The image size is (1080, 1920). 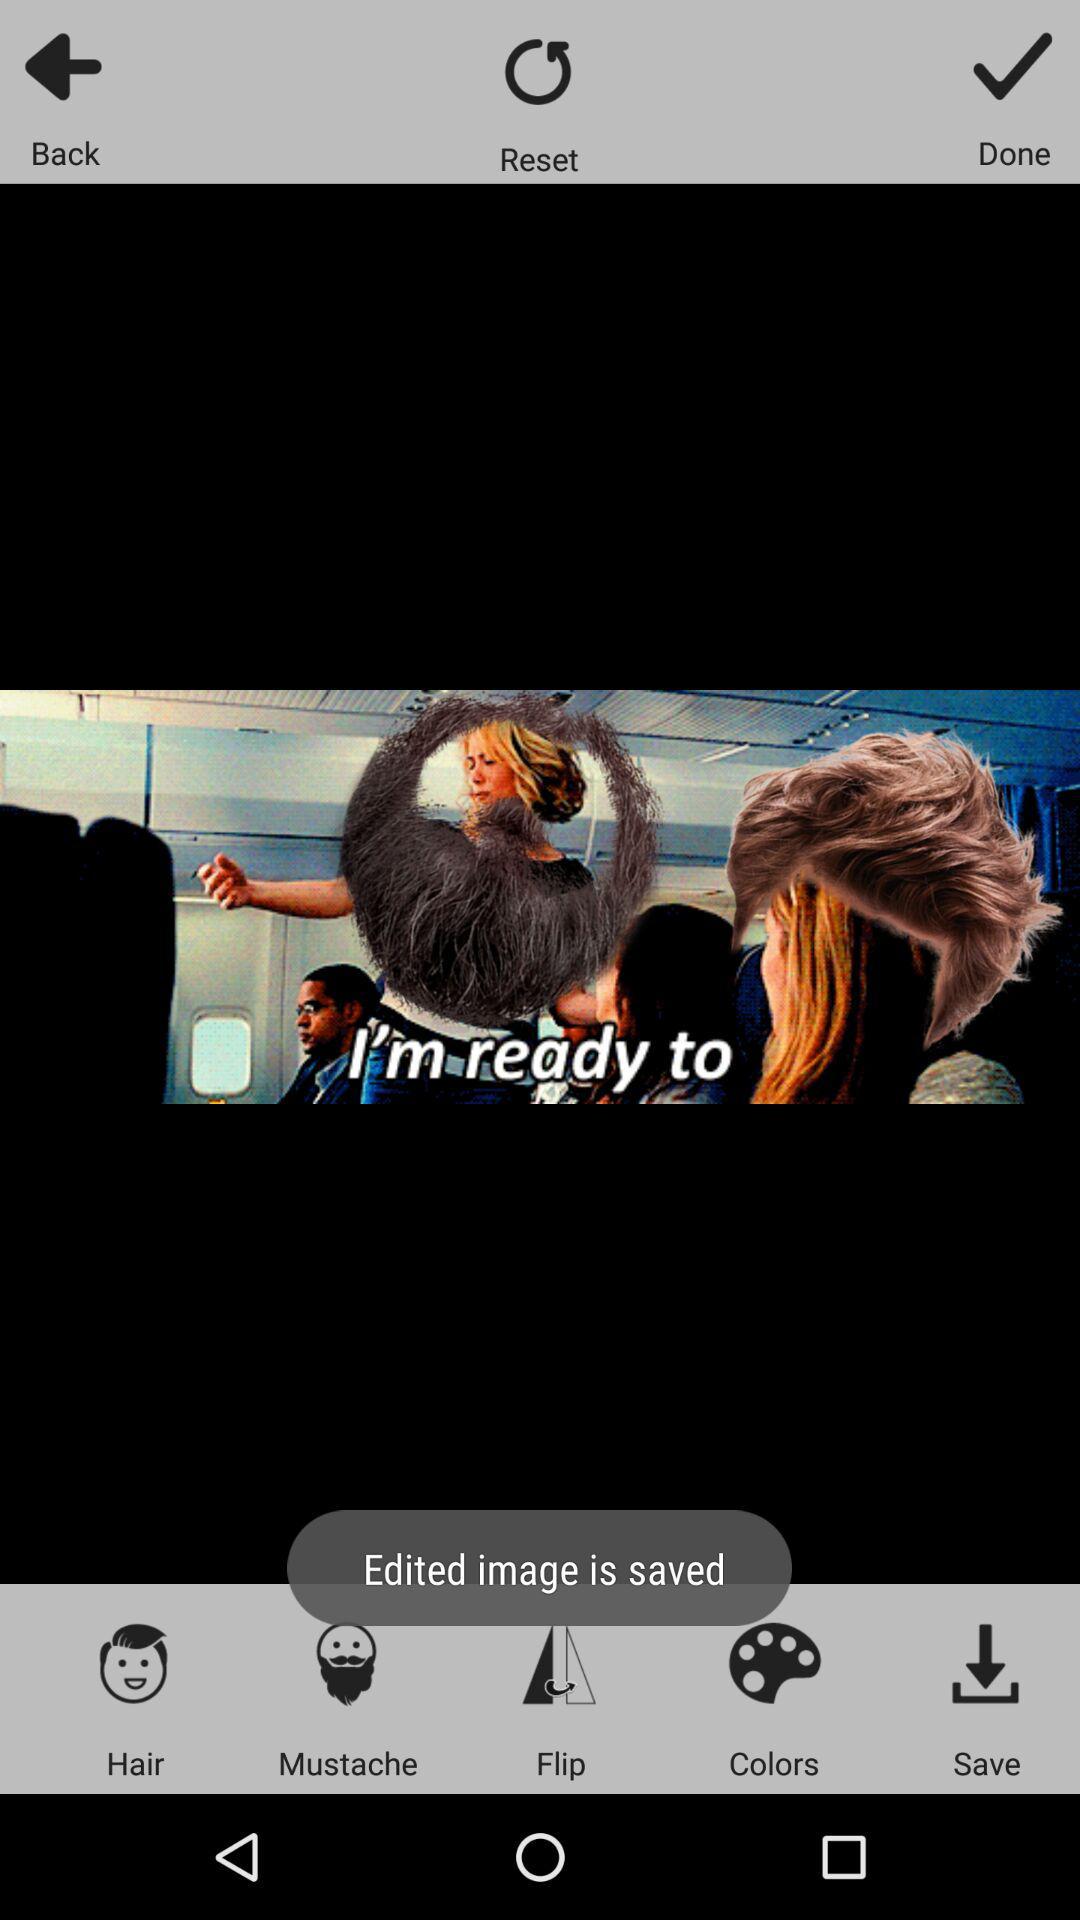 What do you see at coordinates (986, 1662) in the screenshot?
I see `download` at bounding box center [986, 1662].